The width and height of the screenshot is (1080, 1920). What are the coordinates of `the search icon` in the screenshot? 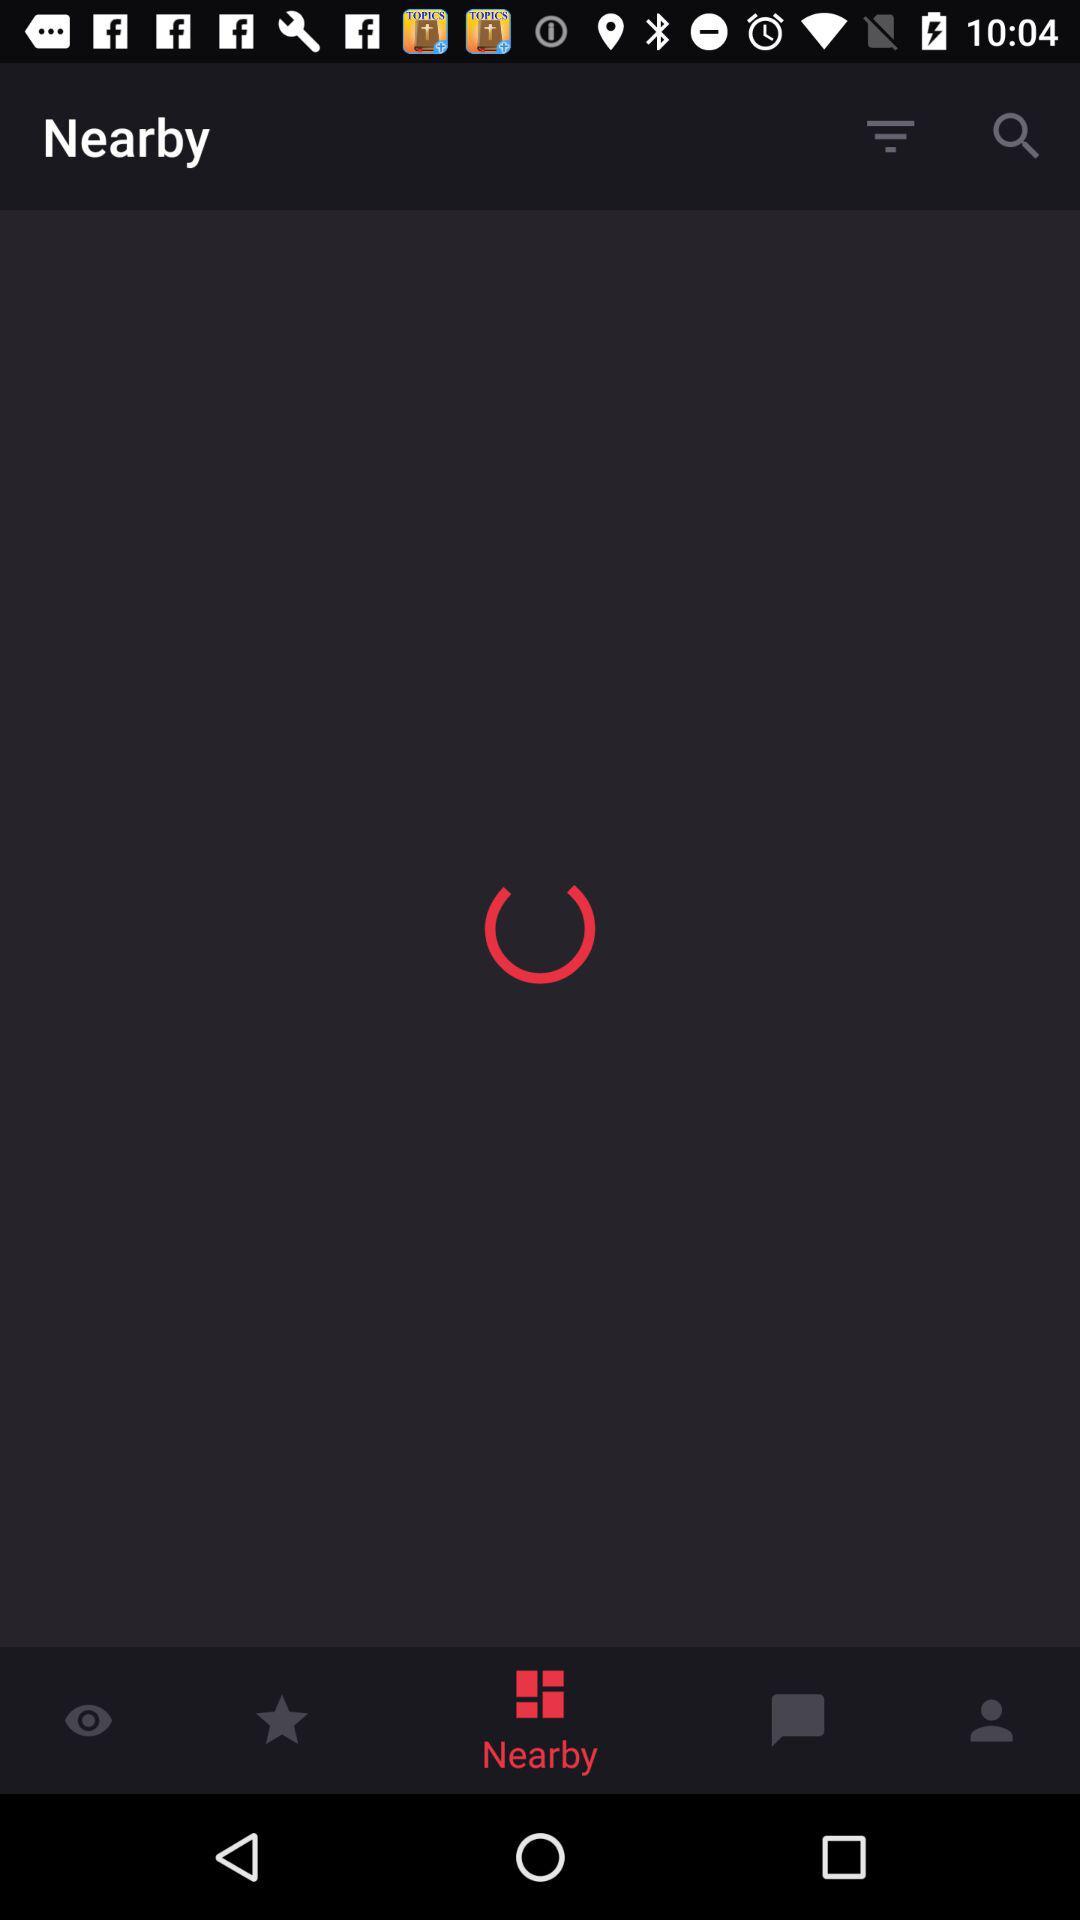 It's located at (1017, 136).